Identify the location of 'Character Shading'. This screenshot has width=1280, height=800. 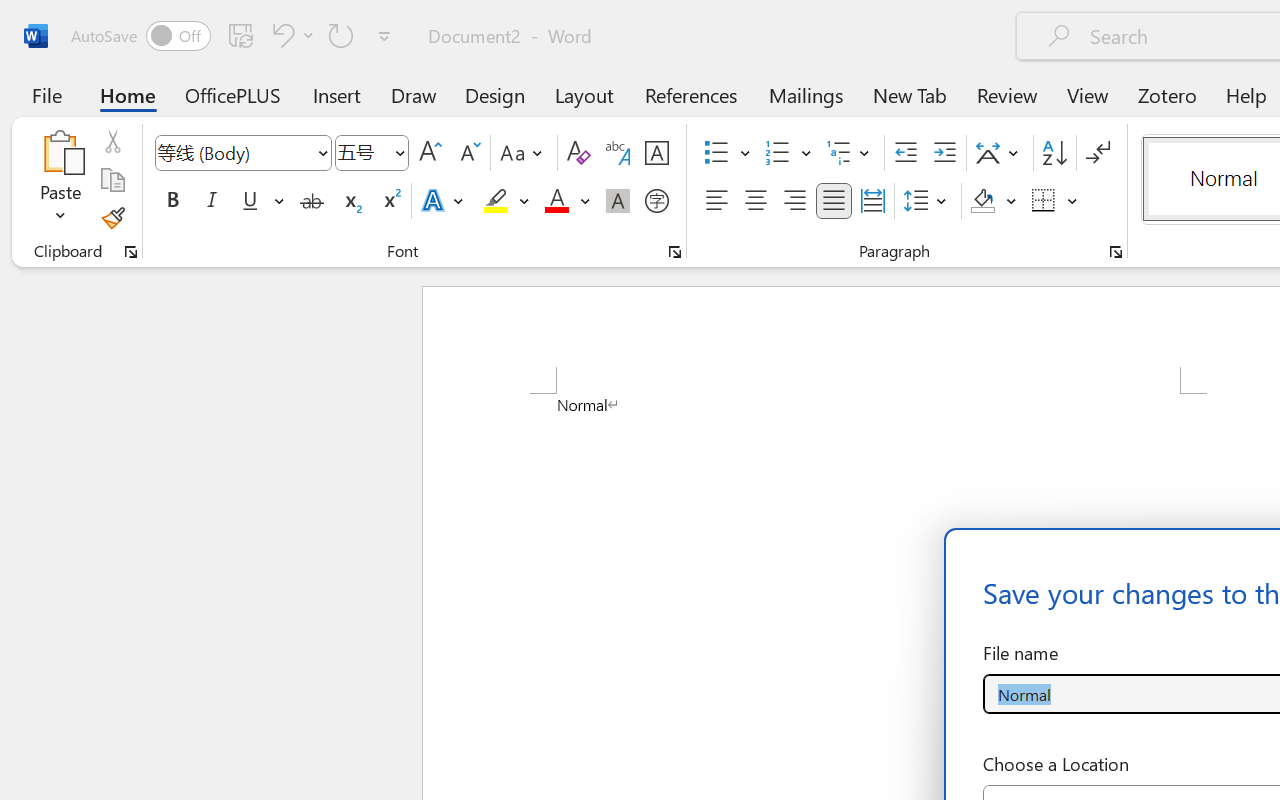
(617, 201).